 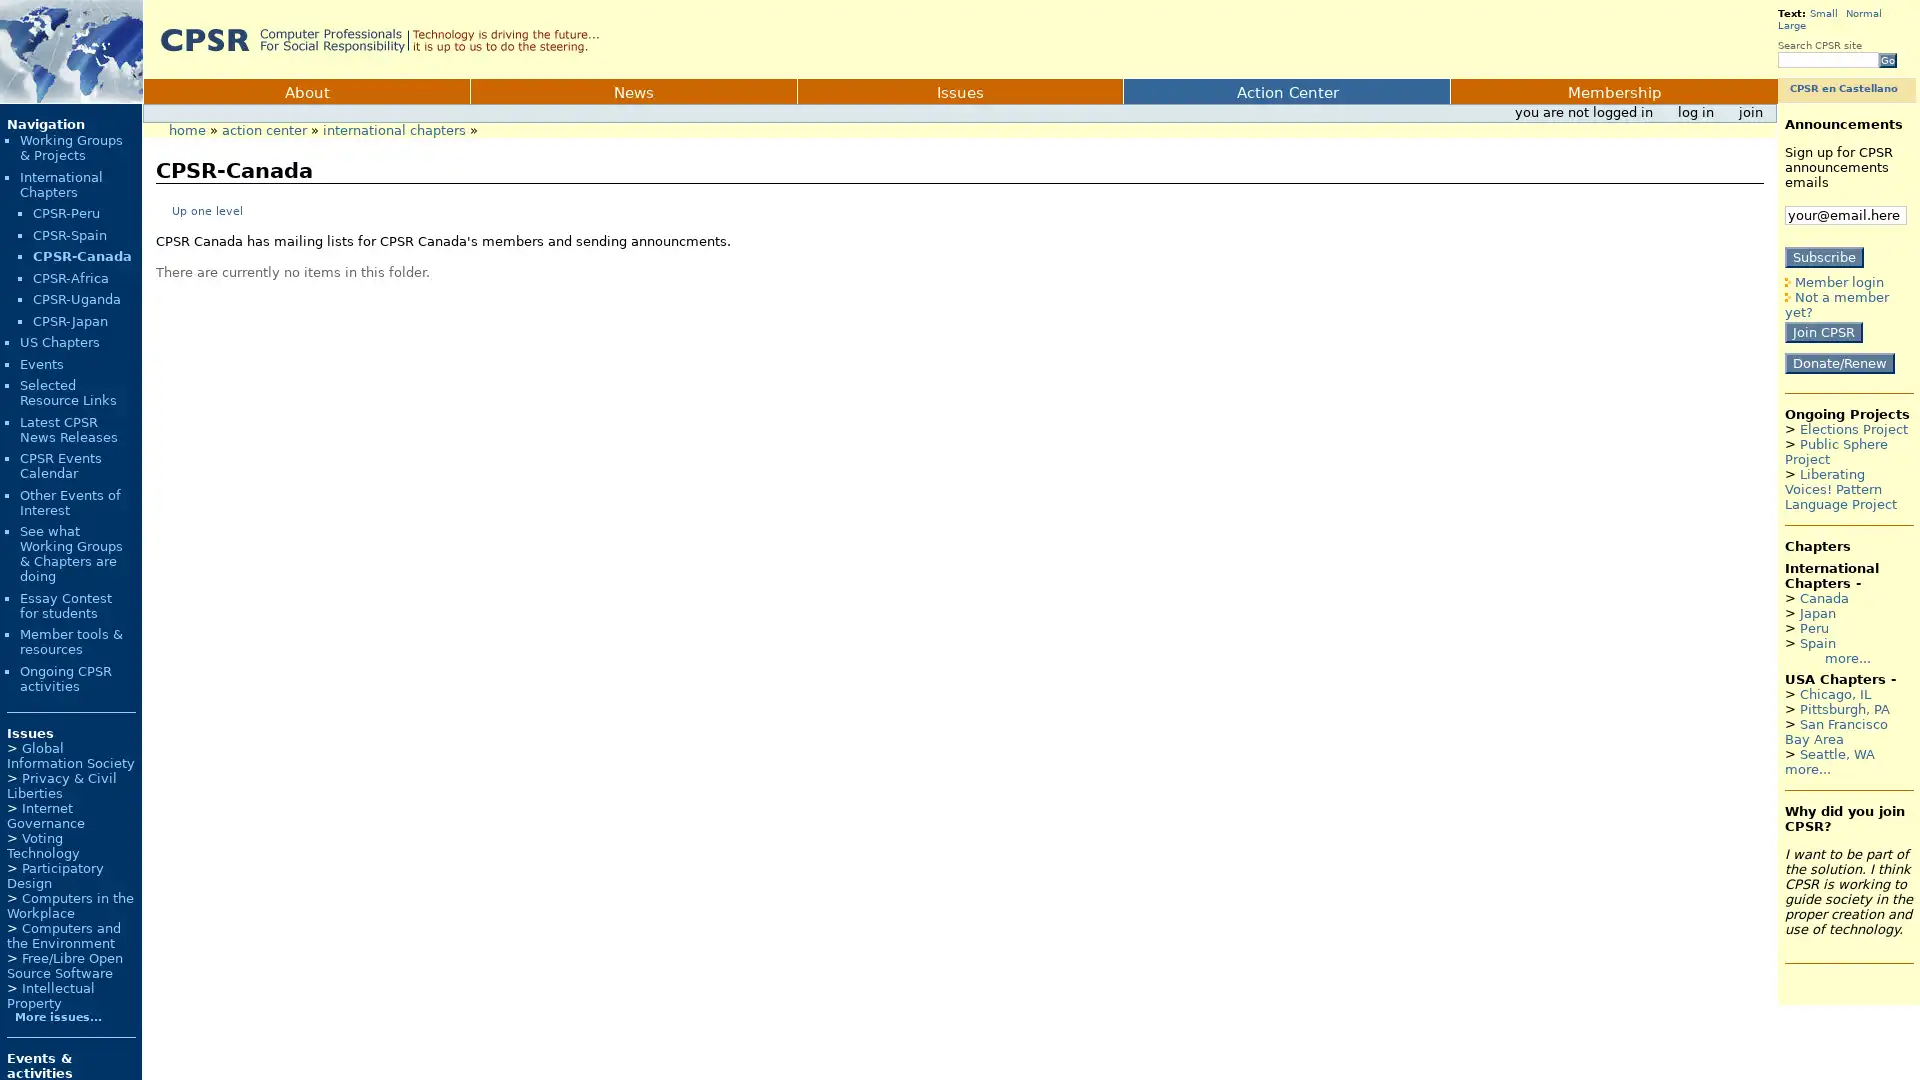 I want to click on Go, so click(x=1886, y=59).